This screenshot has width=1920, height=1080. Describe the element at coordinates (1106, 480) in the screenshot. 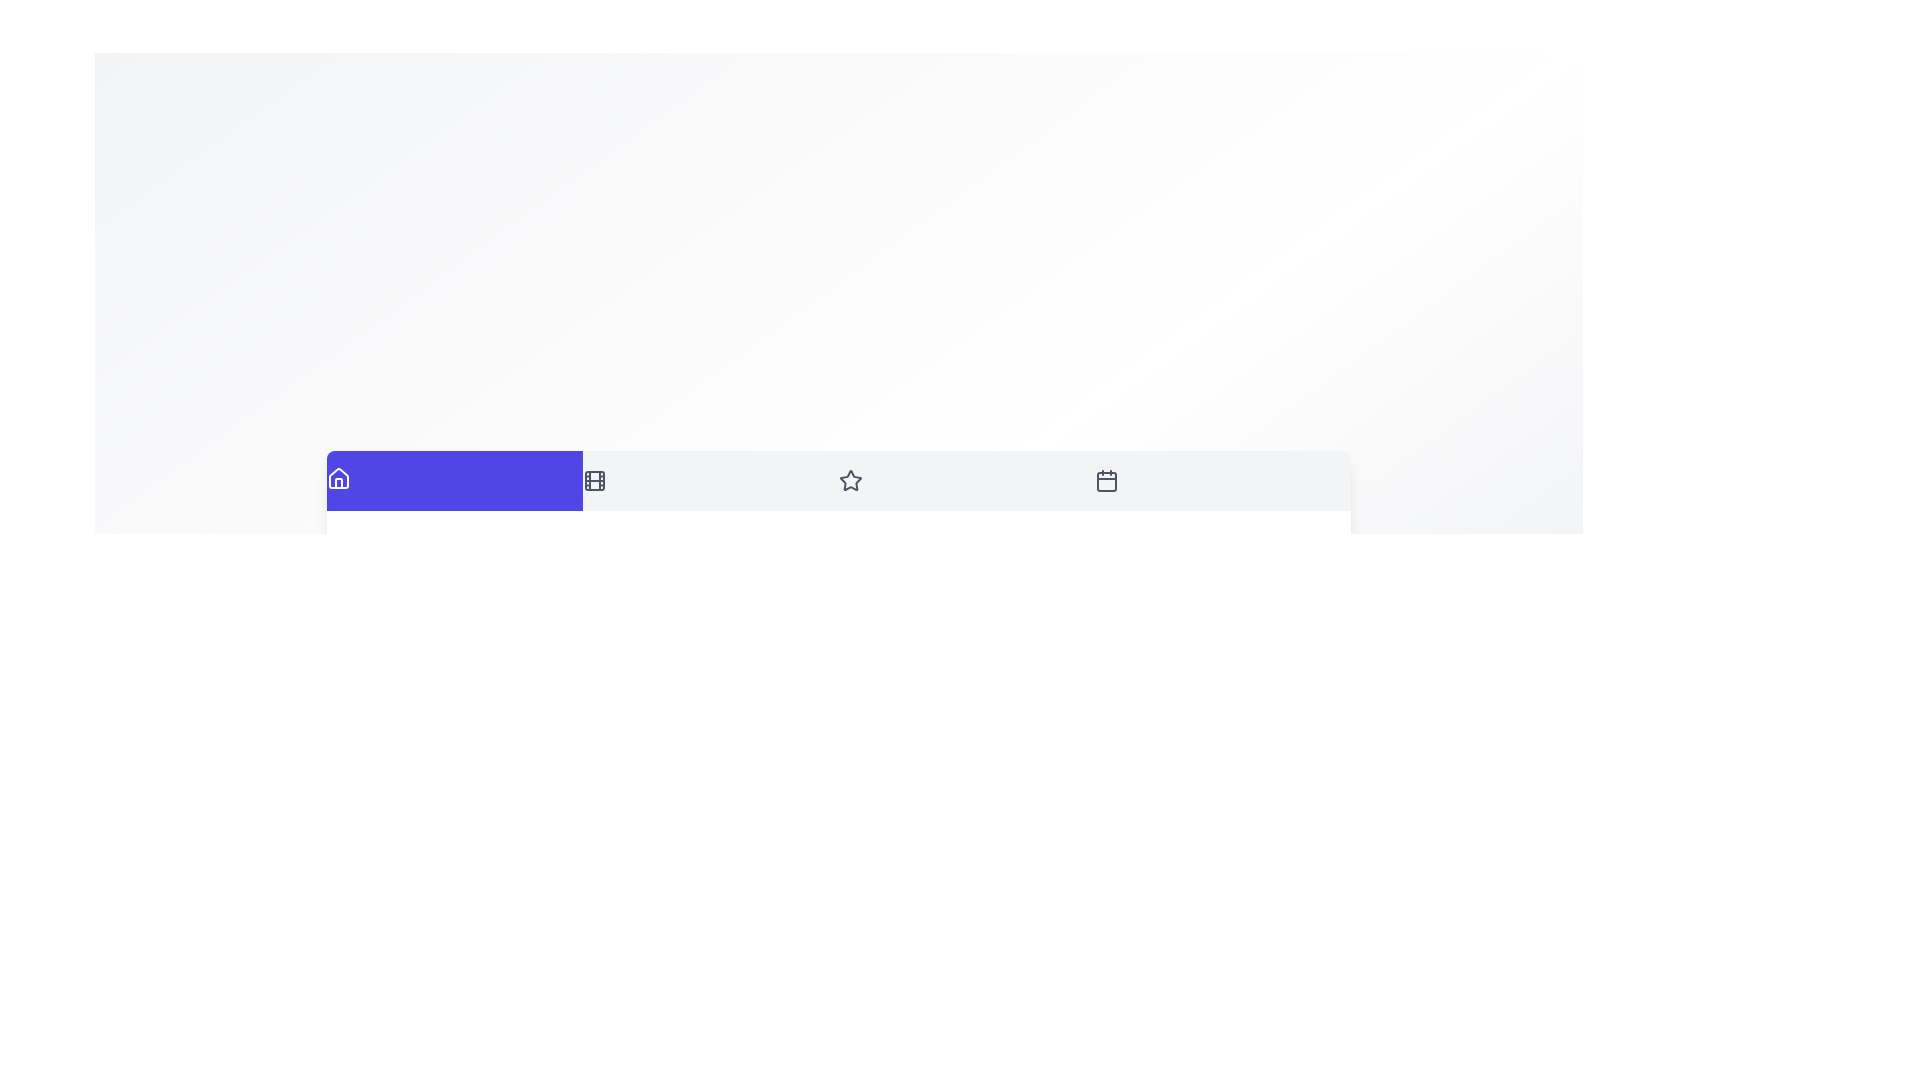

I see `the calendar icon, which is the fourth item in the horizontal row of icons on the bottom navigation bar` at that location.